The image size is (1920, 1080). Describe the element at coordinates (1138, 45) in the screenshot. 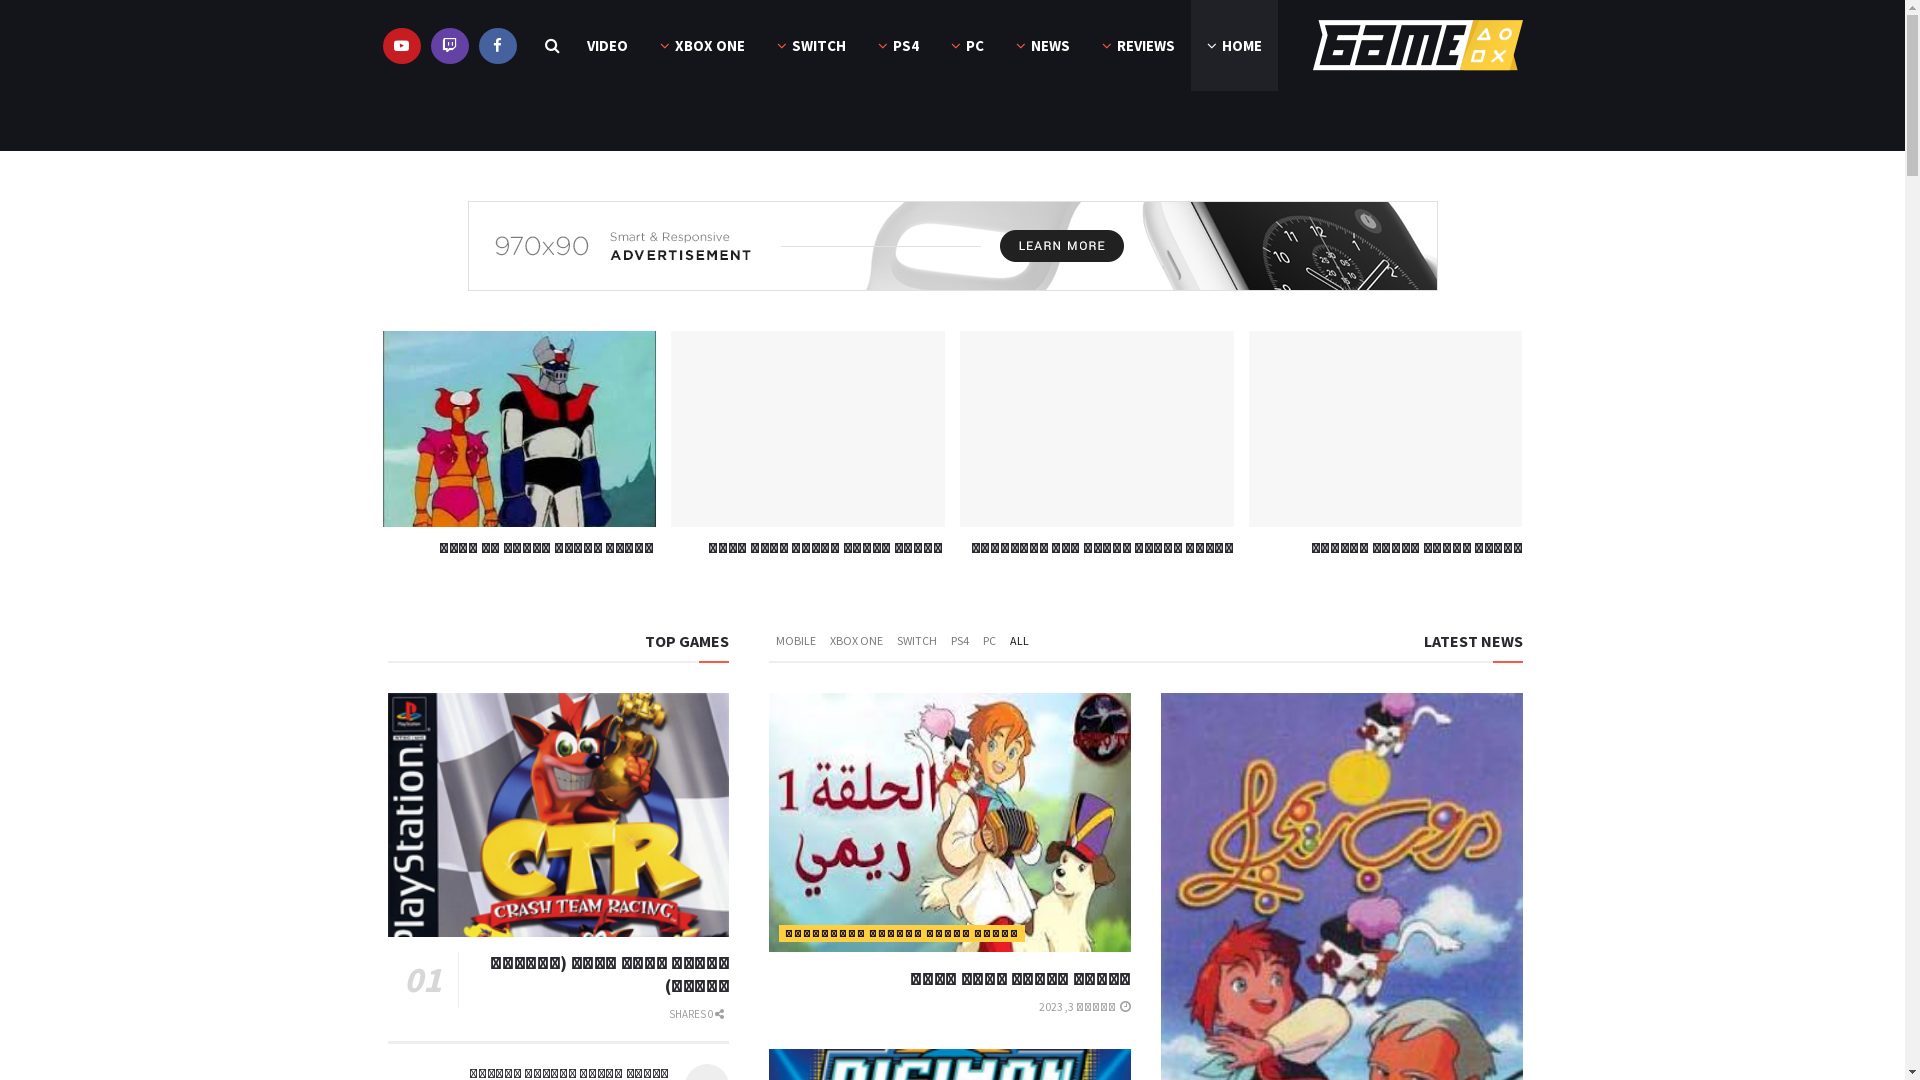

I see `'REVIEWS'` at that location.